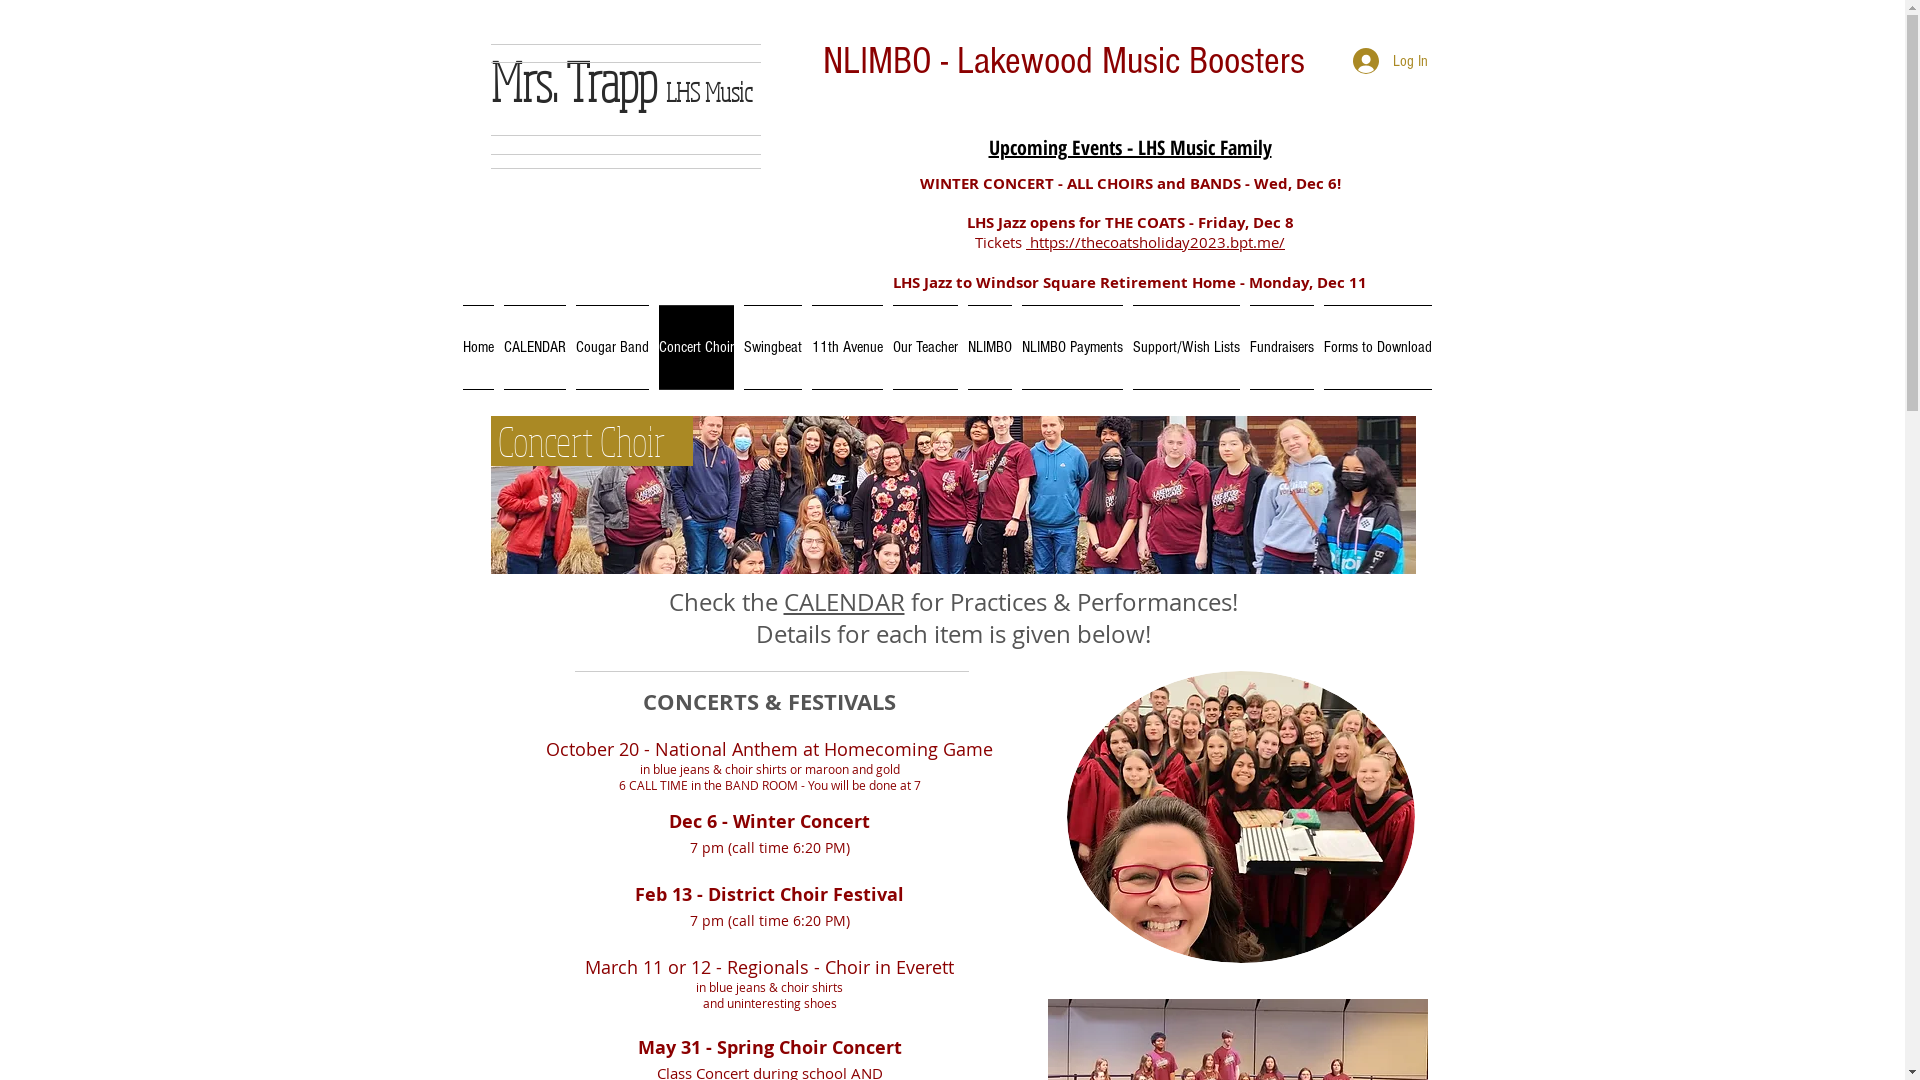 Image resolution: width=1920 pixels, height=1080 pixels. What do you see at coordinates (696, 346) in the screenshot?
I see `'Concert Choir'` at bounding box center [696, 346].